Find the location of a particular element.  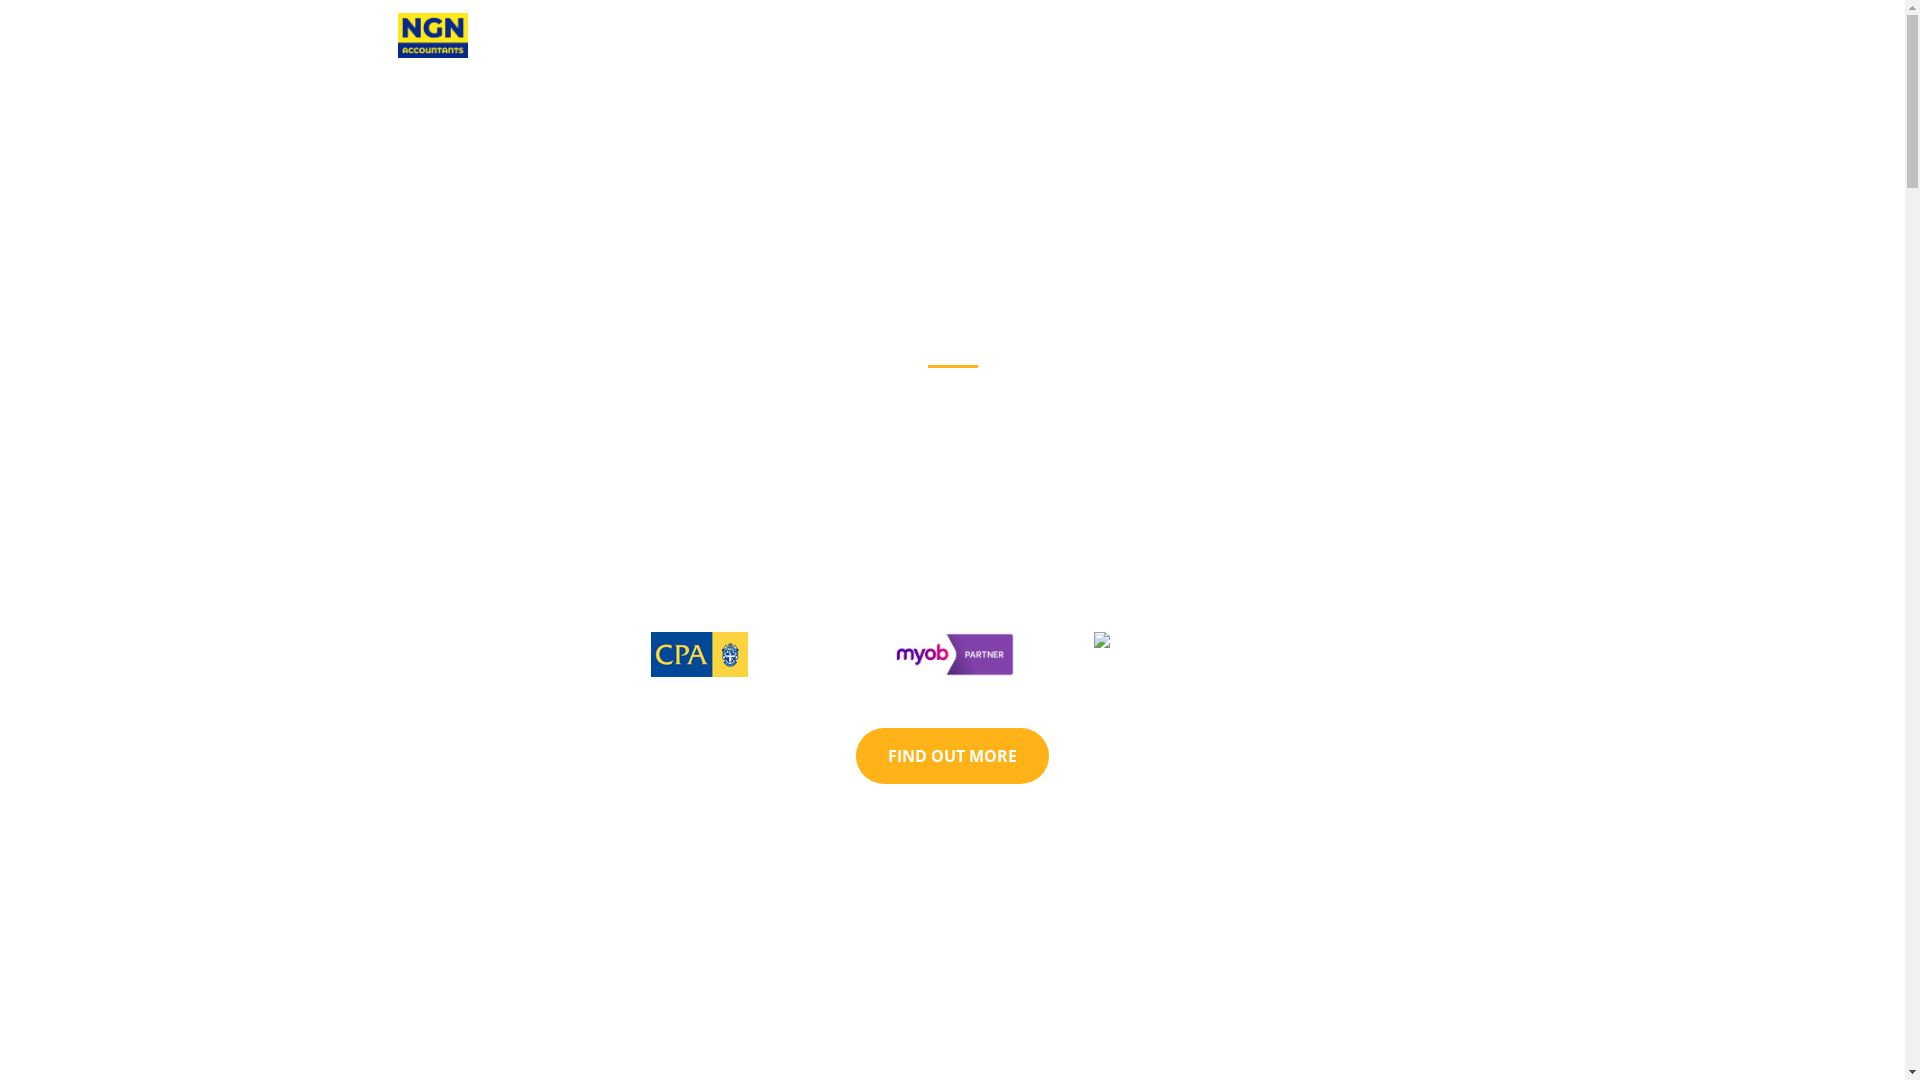

'CONTACT' is located at coordinates (1459, 35).